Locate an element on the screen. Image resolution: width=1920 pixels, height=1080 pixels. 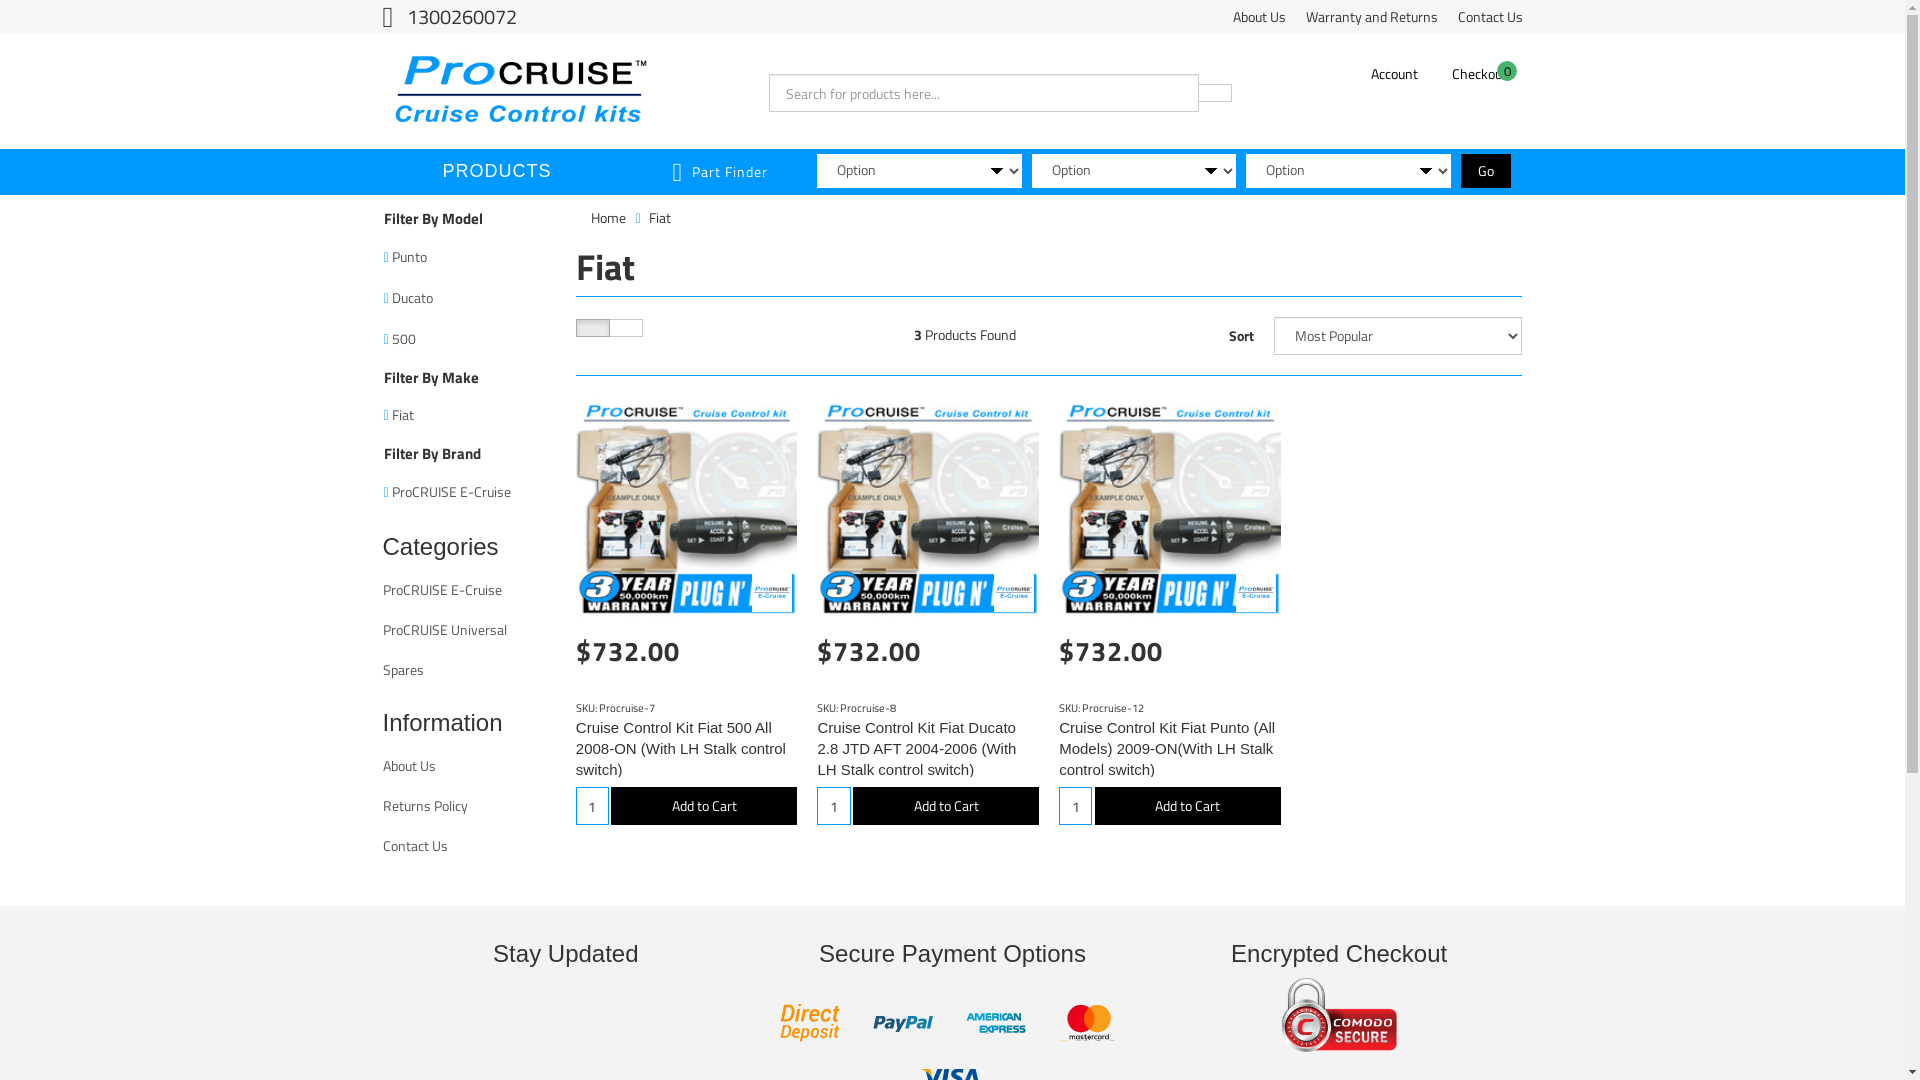
'Spares' is located at coordinates (382, 670).